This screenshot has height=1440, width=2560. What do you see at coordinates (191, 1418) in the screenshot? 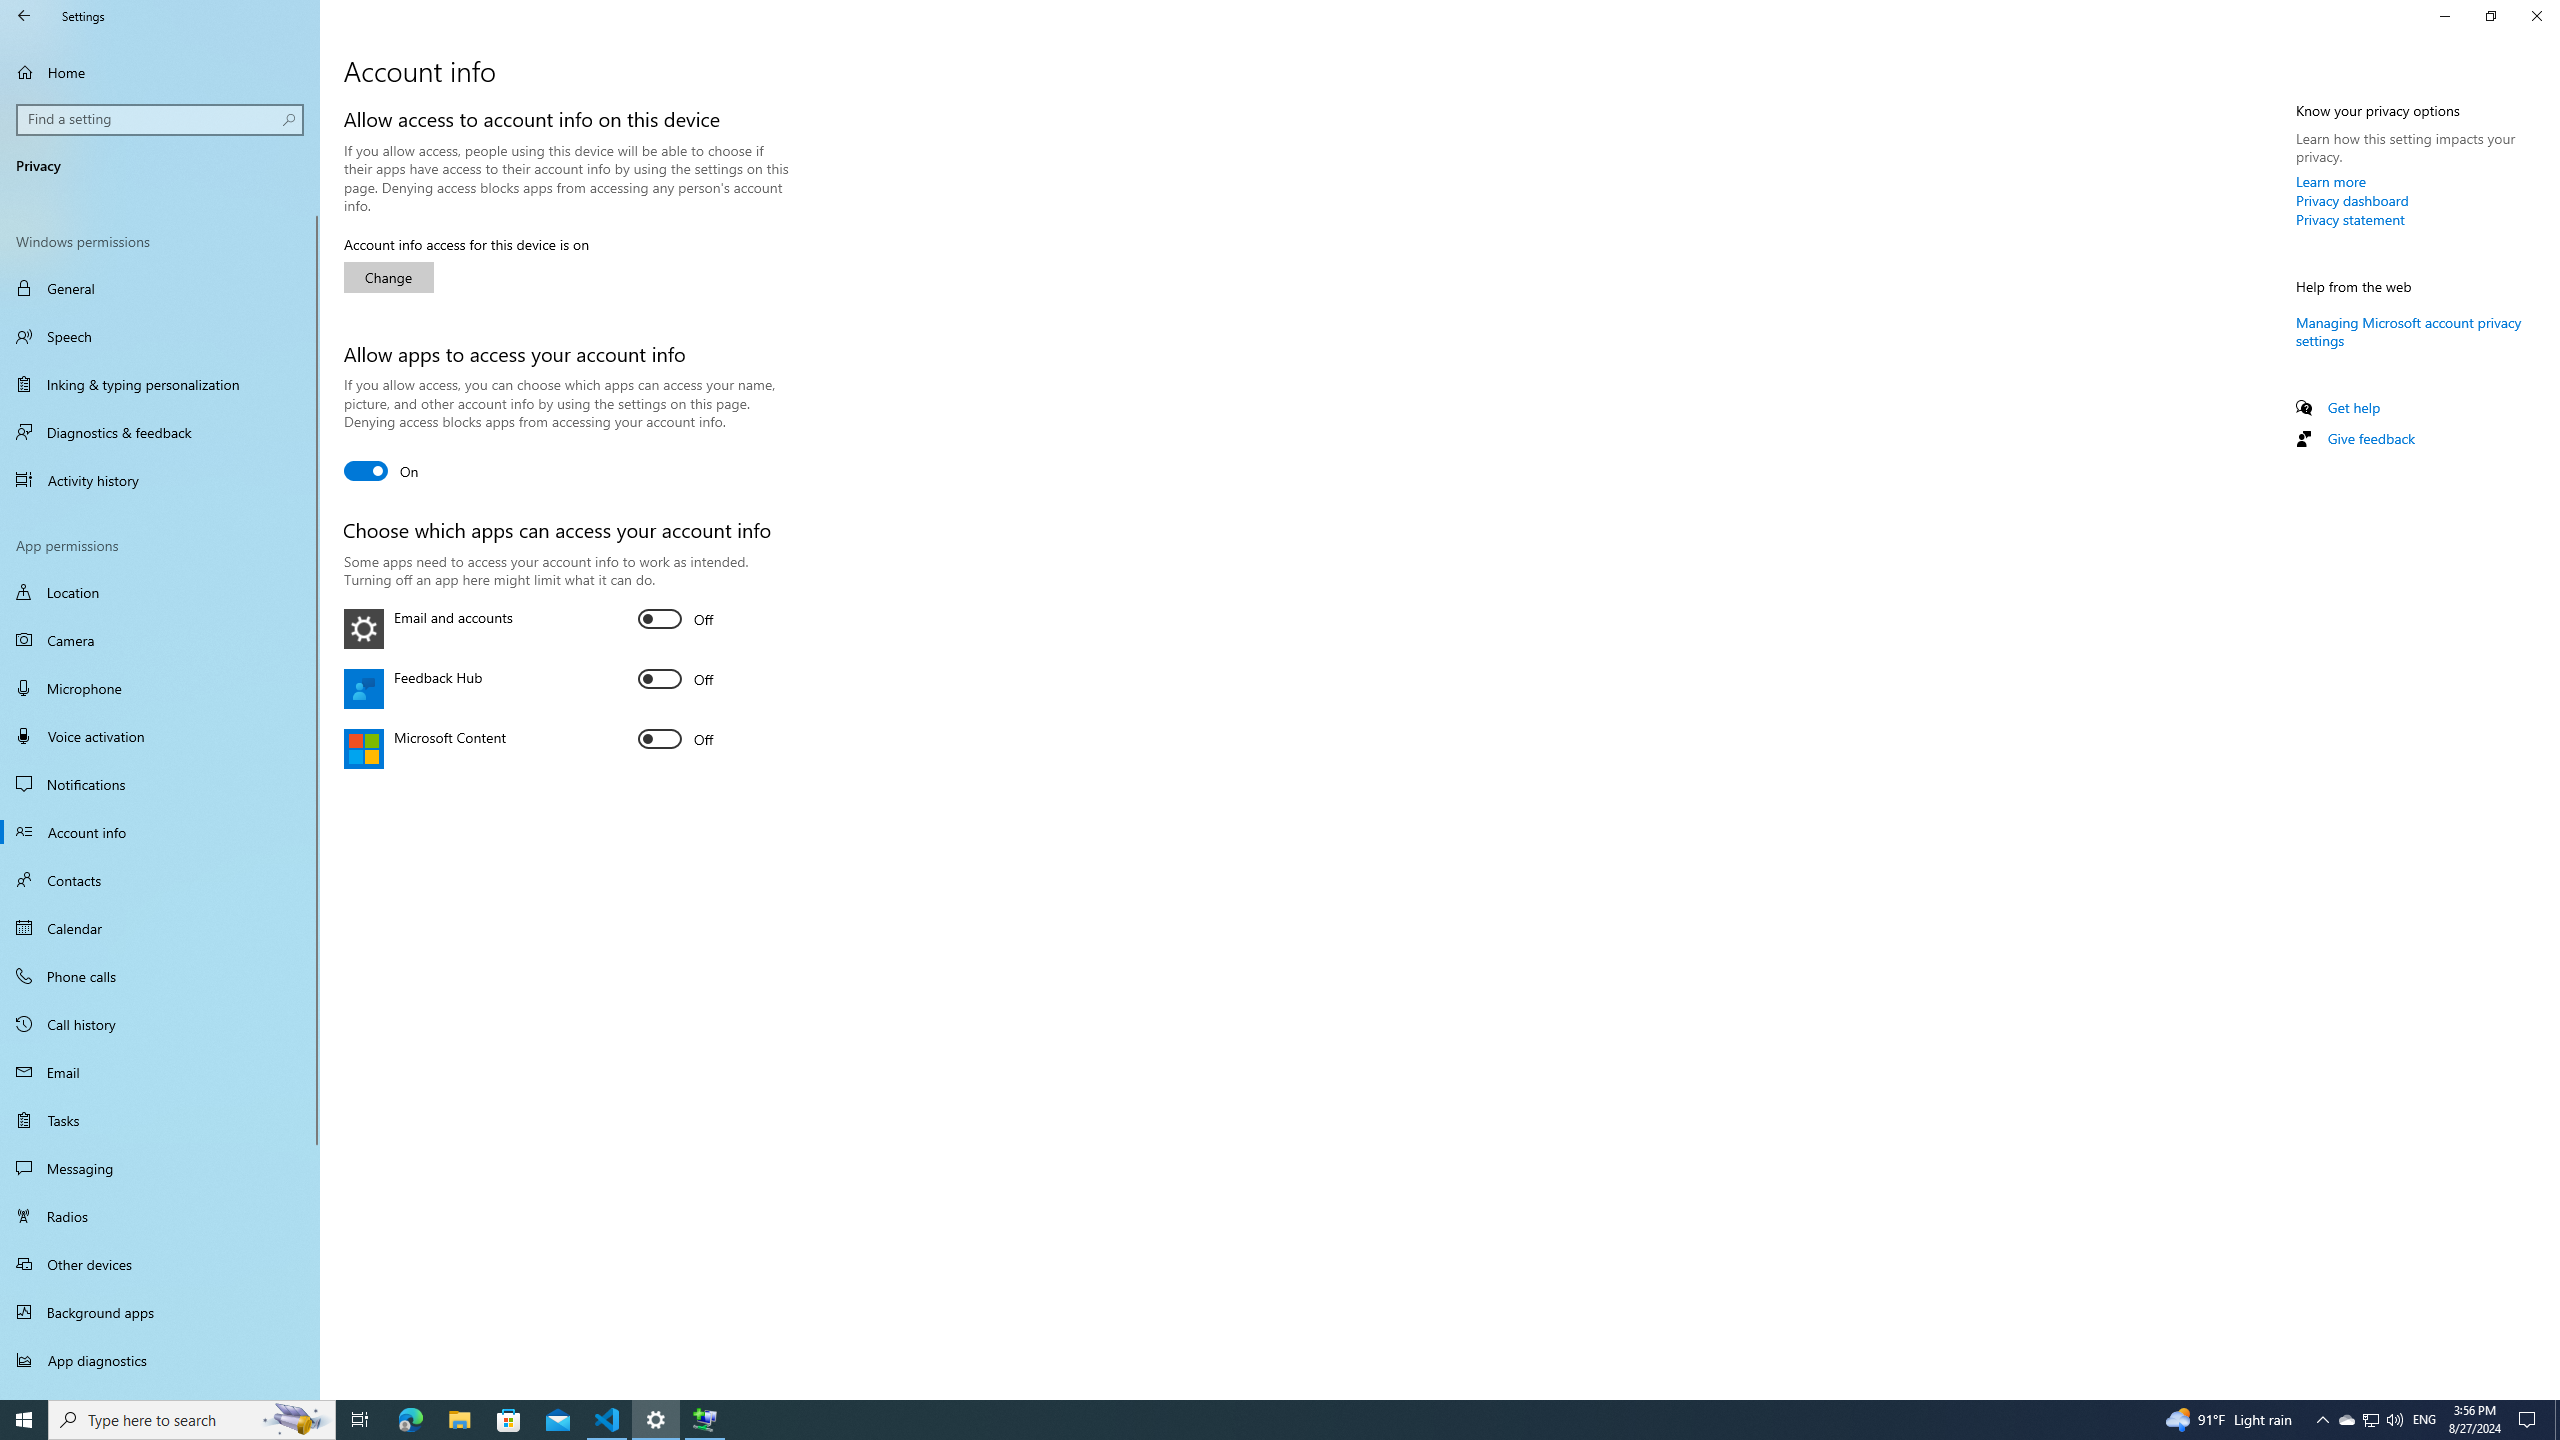
I see `'Type here to search'` at bounding box center [191, 1418].